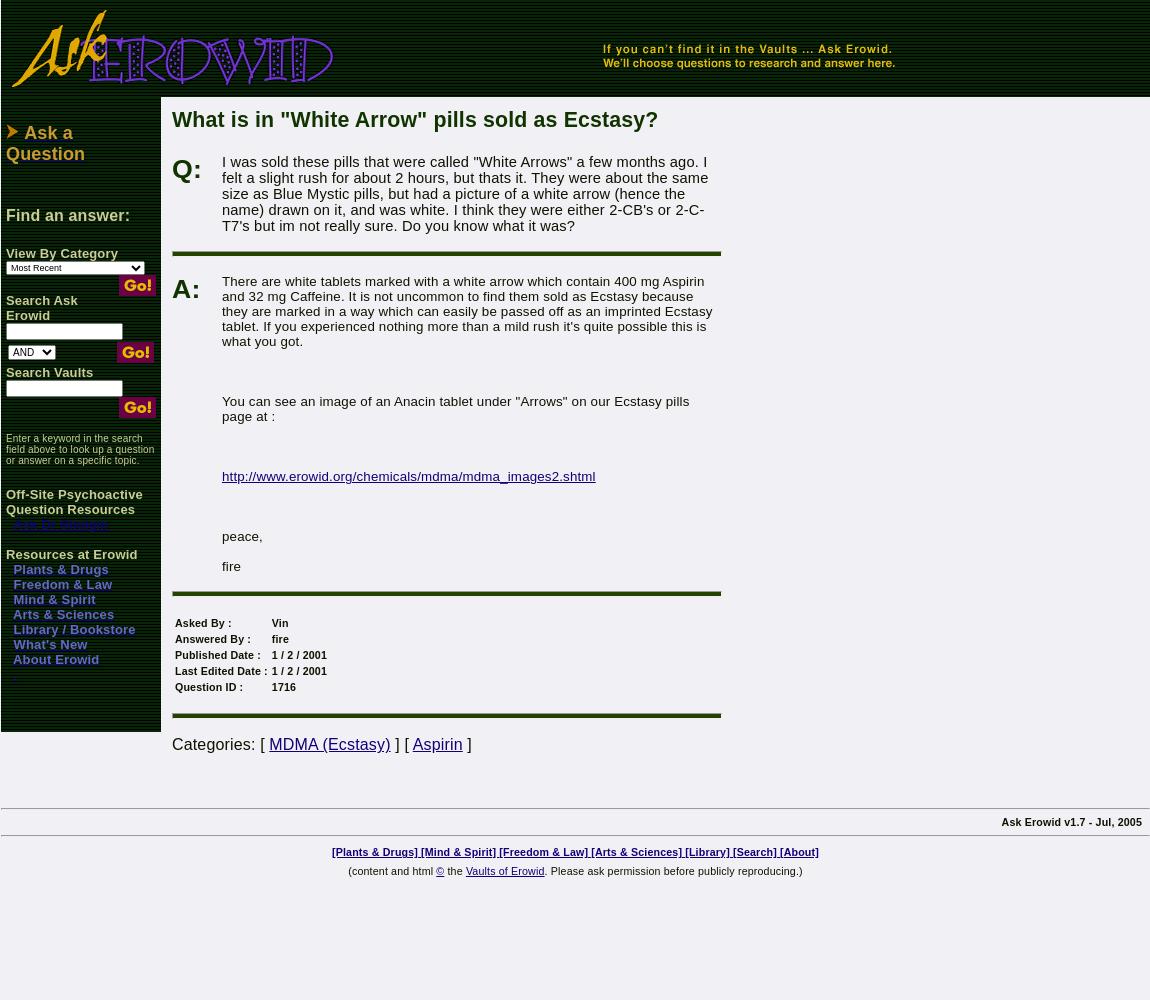  Describe the element at coordinates (4, 502) in the screenshot. I see `'Off-Site Psychoactive Question Resources'` at that location.